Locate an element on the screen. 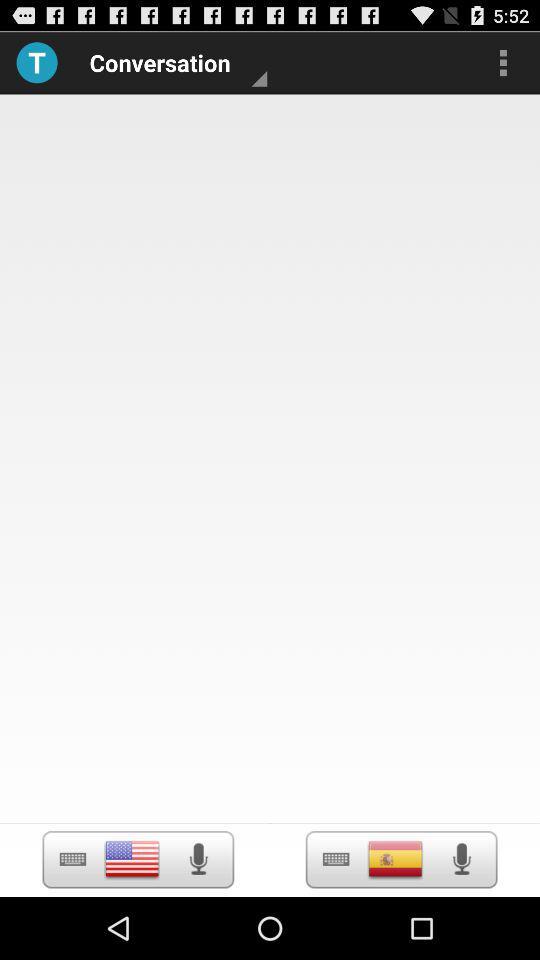  voice recording is located at coordinates (132, 858).